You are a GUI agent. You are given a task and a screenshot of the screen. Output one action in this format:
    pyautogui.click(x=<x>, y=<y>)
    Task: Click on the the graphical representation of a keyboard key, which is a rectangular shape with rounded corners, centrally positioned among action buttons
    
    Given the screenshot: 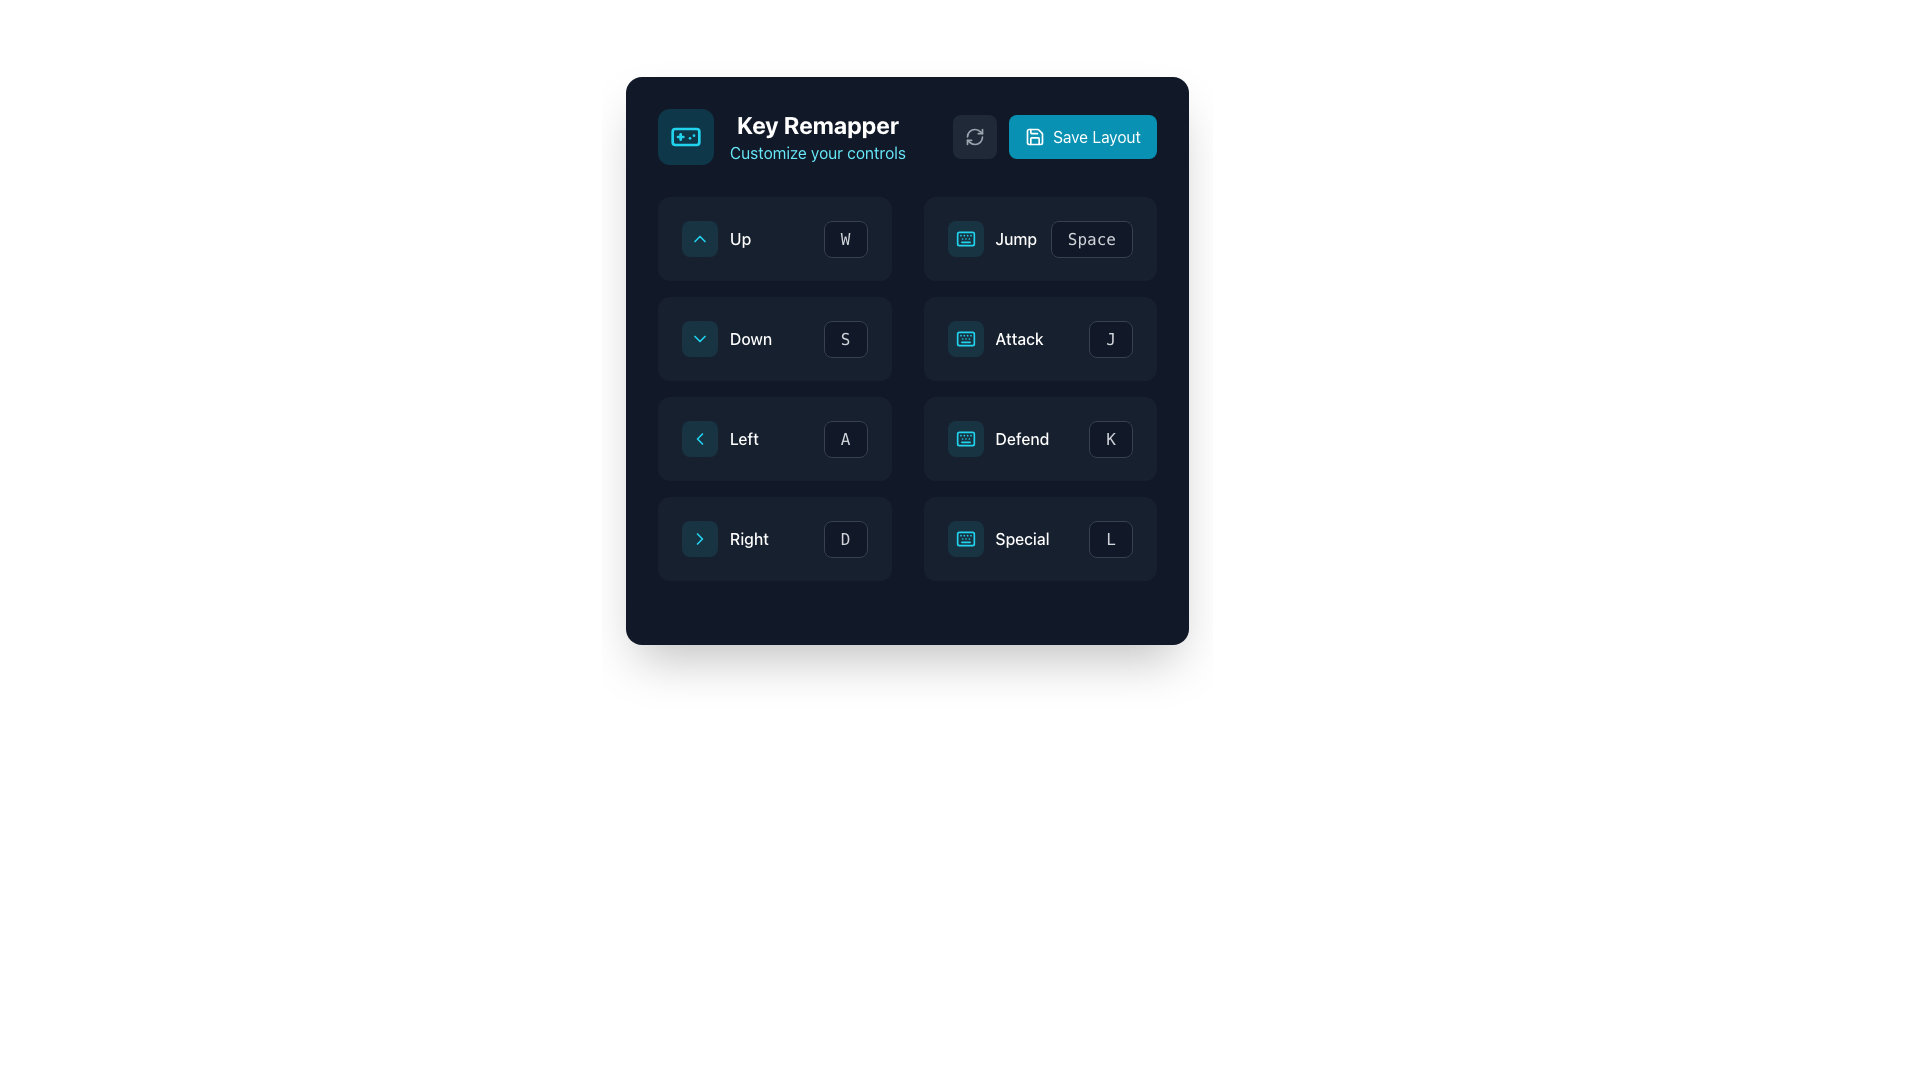 What is the action you would take?
    pyautogui.click(x=965, y=538)
    